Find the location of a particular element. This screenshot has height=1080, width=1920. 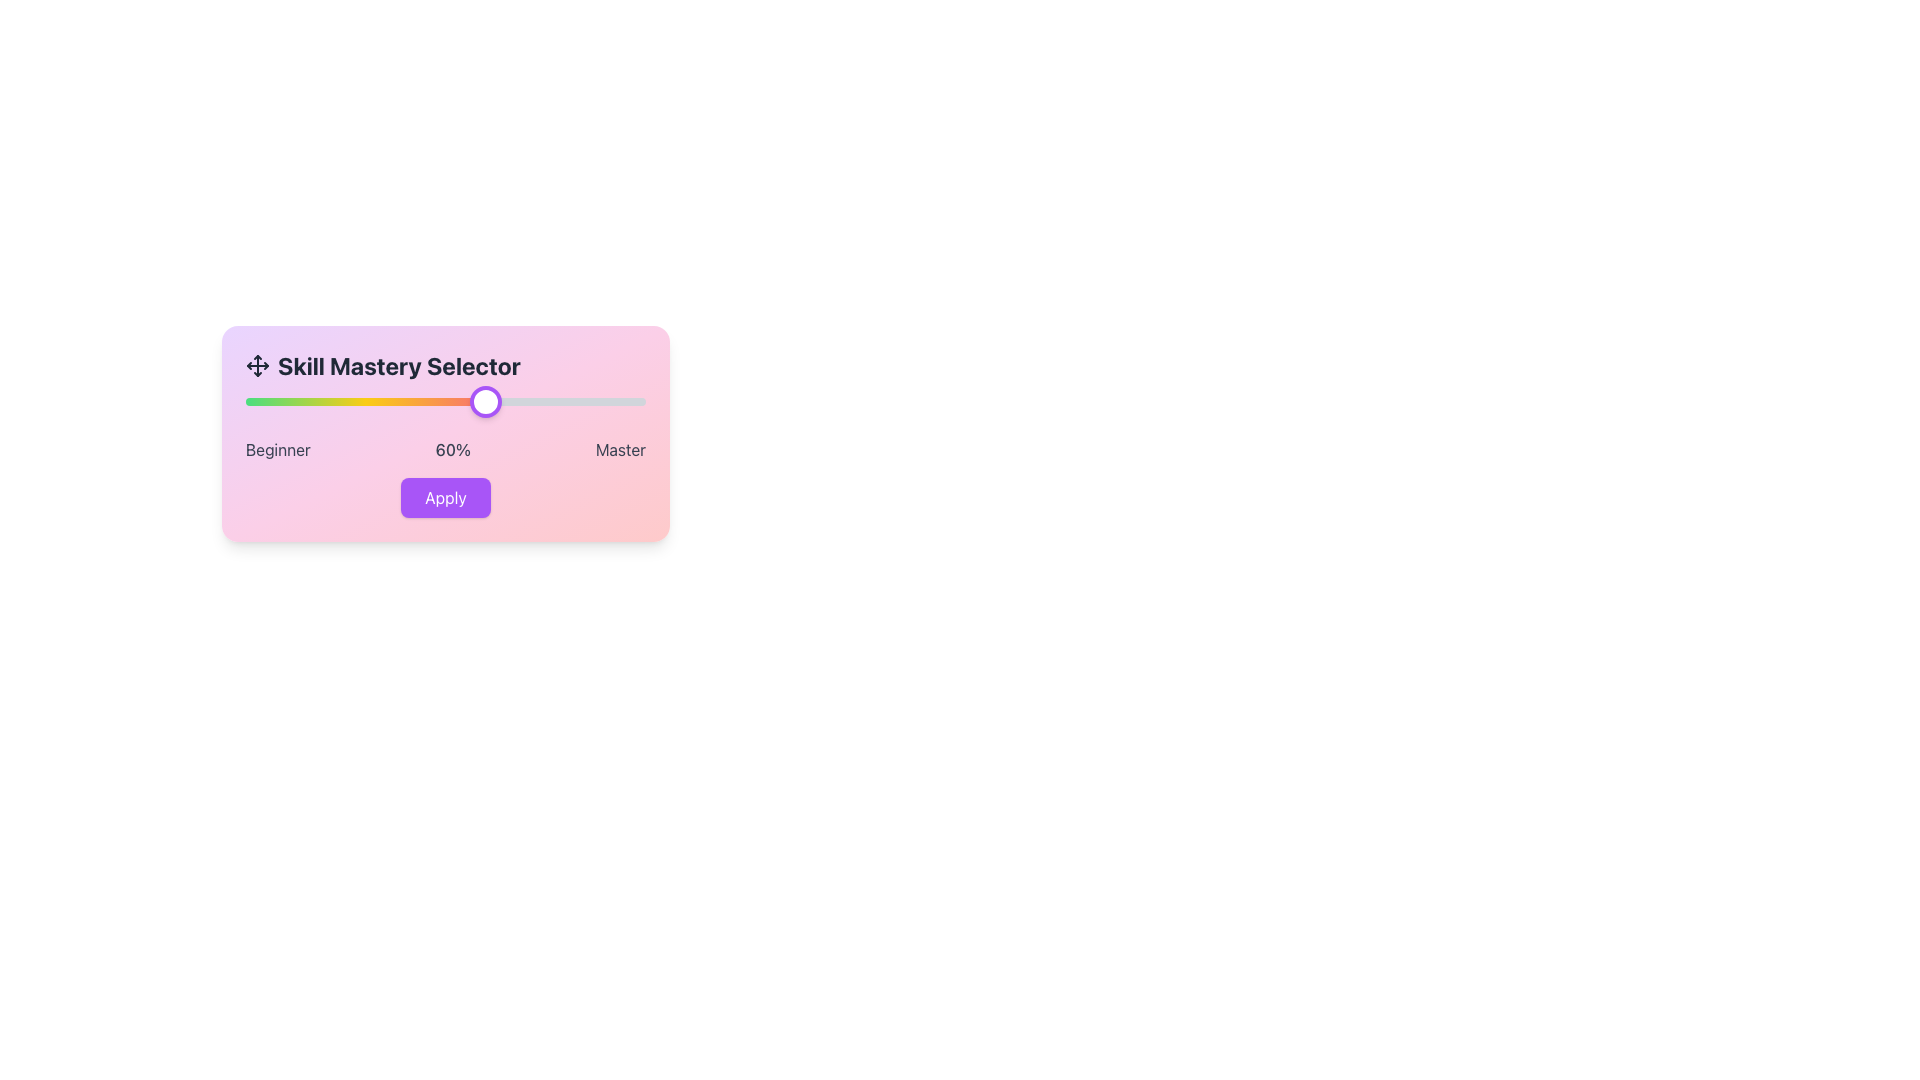

the Skill Mastery level is located at coordinates (569, 401).